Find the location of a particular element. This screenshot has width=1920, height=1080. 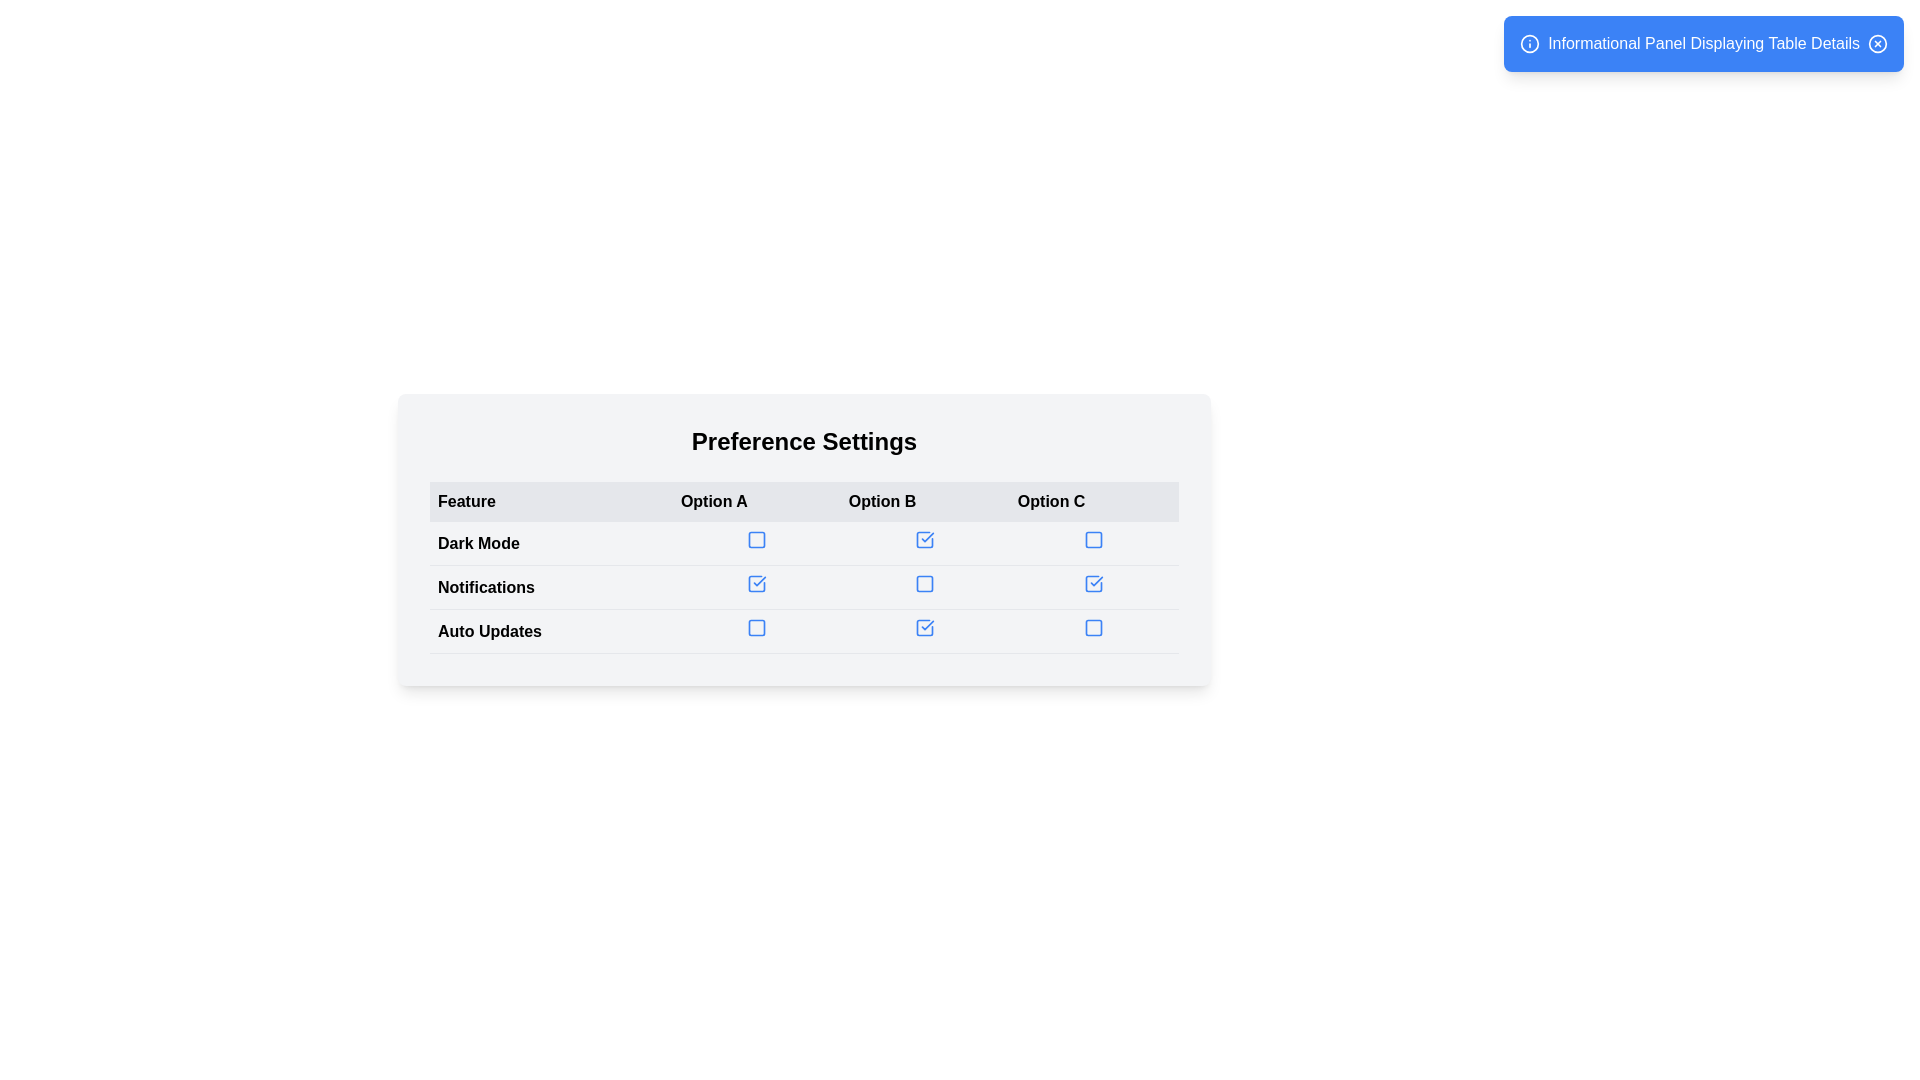

the distinct red square checkbox located is located at coordinates (1093, 627).